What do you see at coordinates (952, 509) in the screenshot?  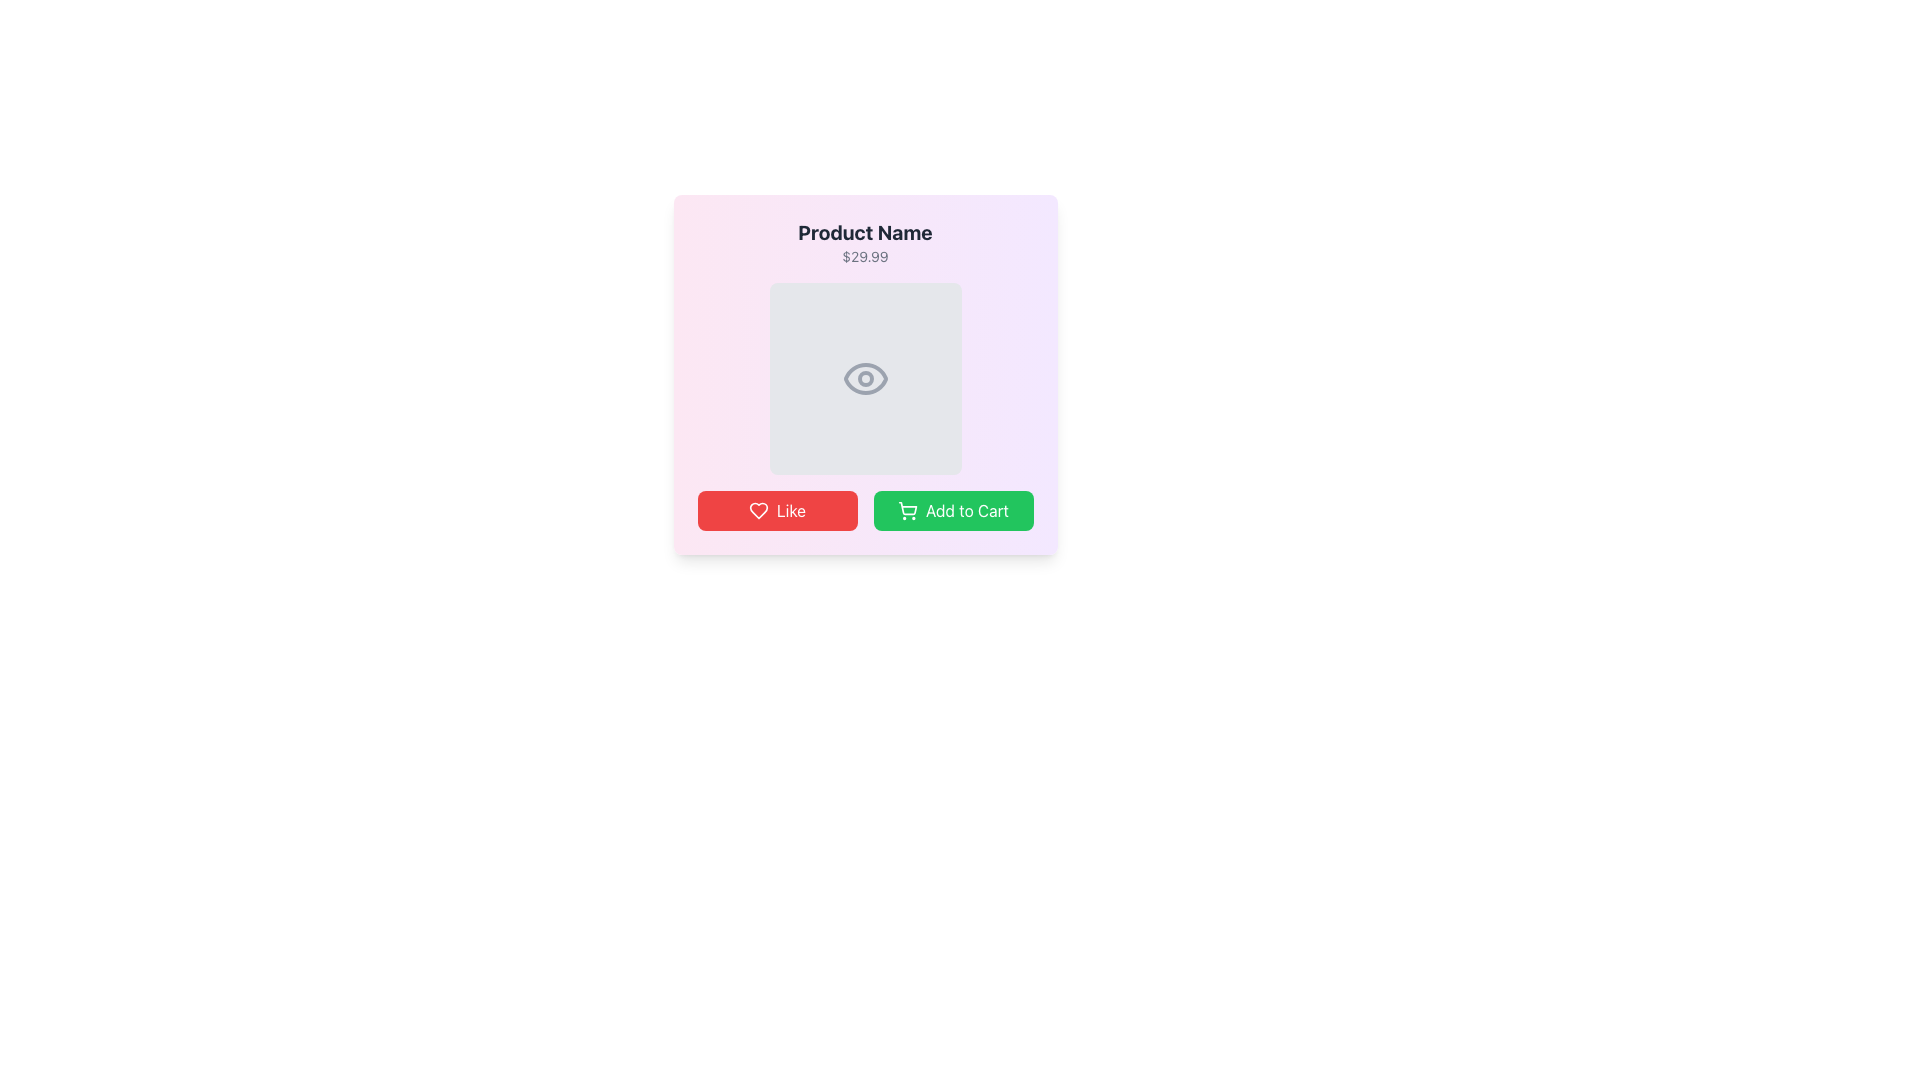 I see `the 'Add to Cart' button with rounded corners and a green background to potentially see a tooltip` at bounding box center [952, 509].